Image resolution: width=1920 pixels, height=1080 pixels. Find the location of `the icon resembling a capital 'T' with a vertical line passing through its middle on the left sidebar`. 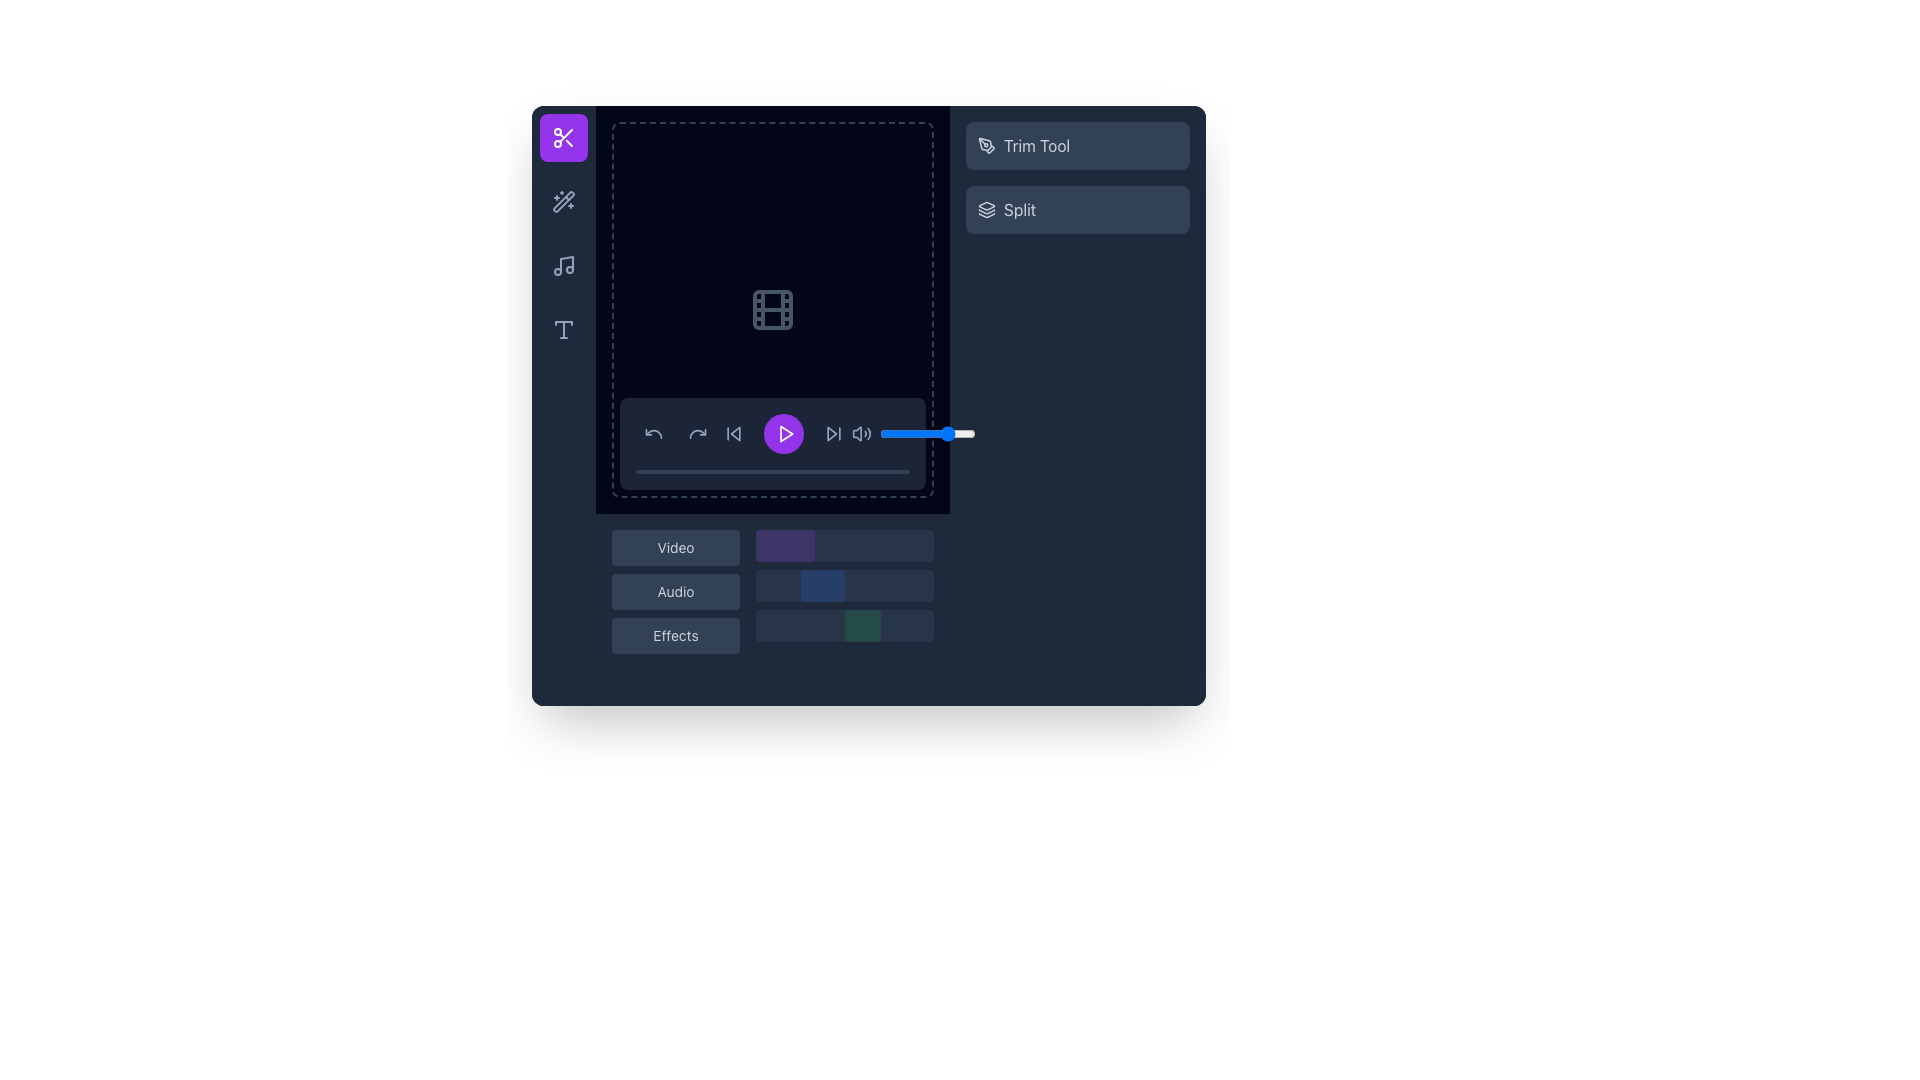

the icon resembling a capital 'T' with a vertical line passing through its middle on the left sidebar is located at coordinates (563, 329).